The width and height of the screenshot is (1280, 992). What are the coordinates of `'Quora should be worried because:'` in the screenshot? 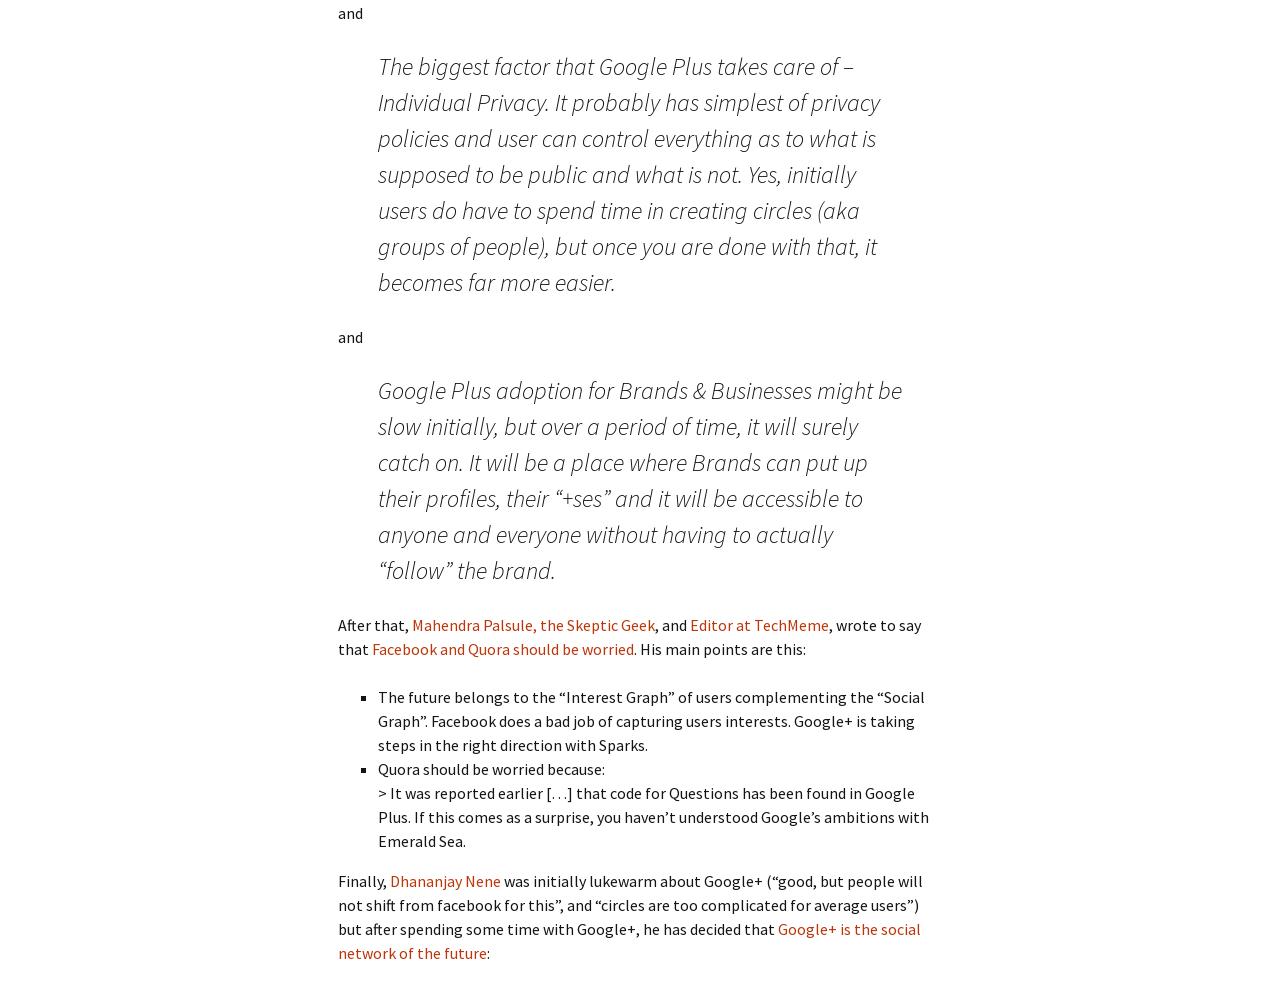 It's located at (491, 767).